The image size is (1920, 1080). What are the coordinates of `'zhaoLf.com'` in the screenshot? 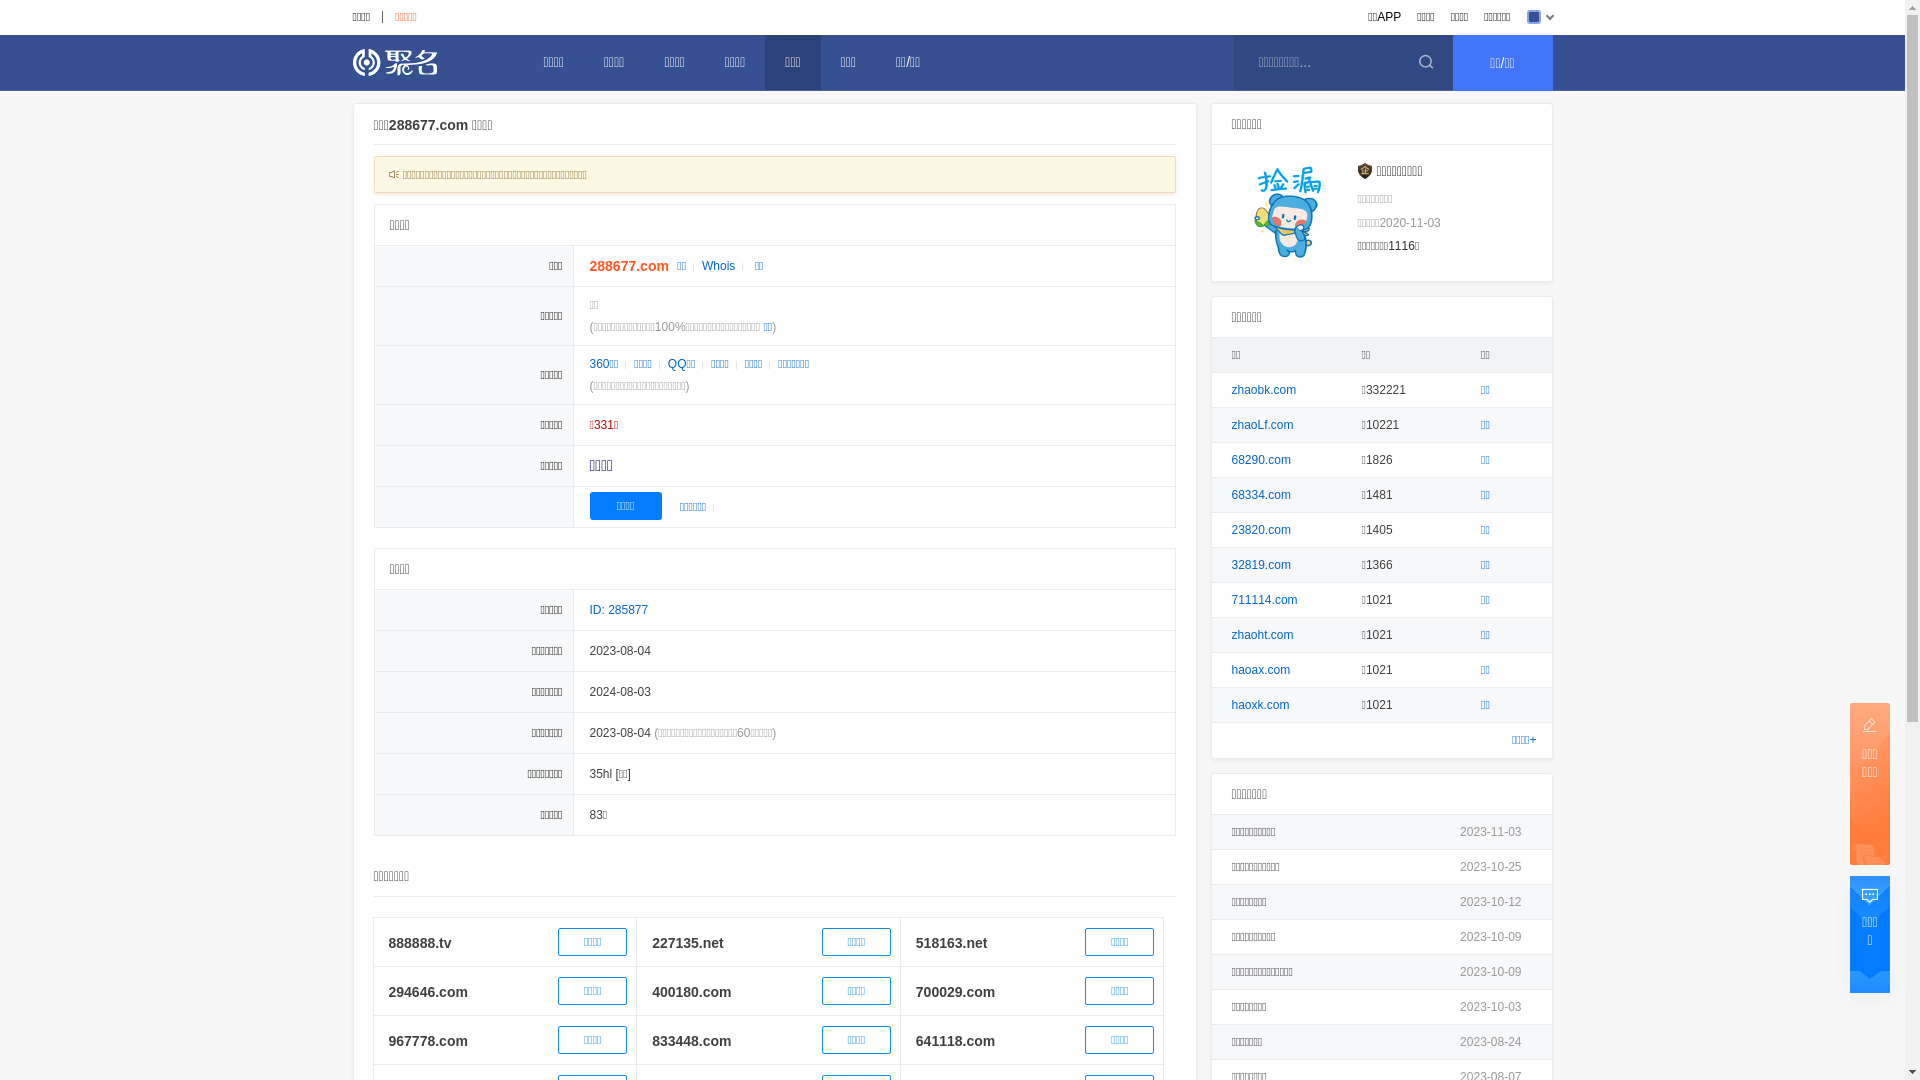 It's located at (1261, 423).